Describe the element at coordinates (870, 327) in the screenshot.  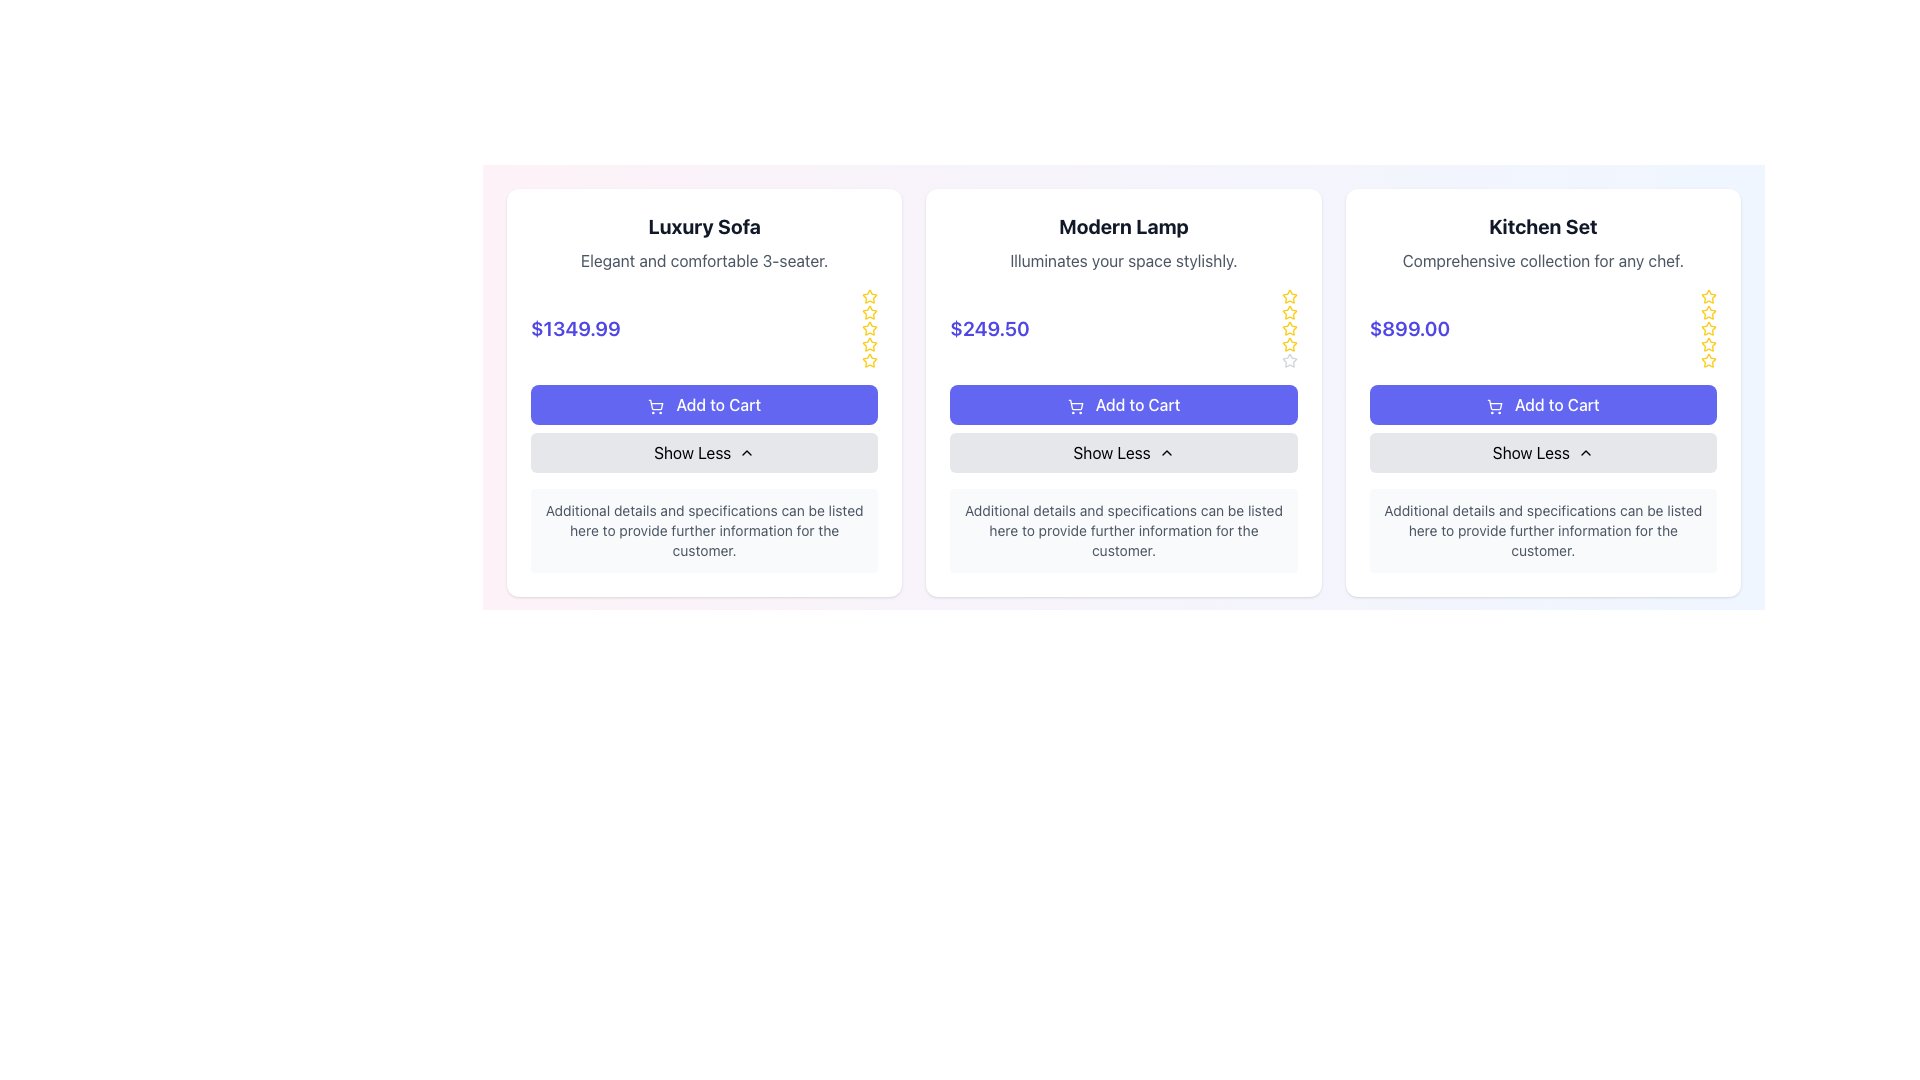
I see `the yellow star icon representing the rating for the 'Luxury Sofa' item within its detail card` at that location.